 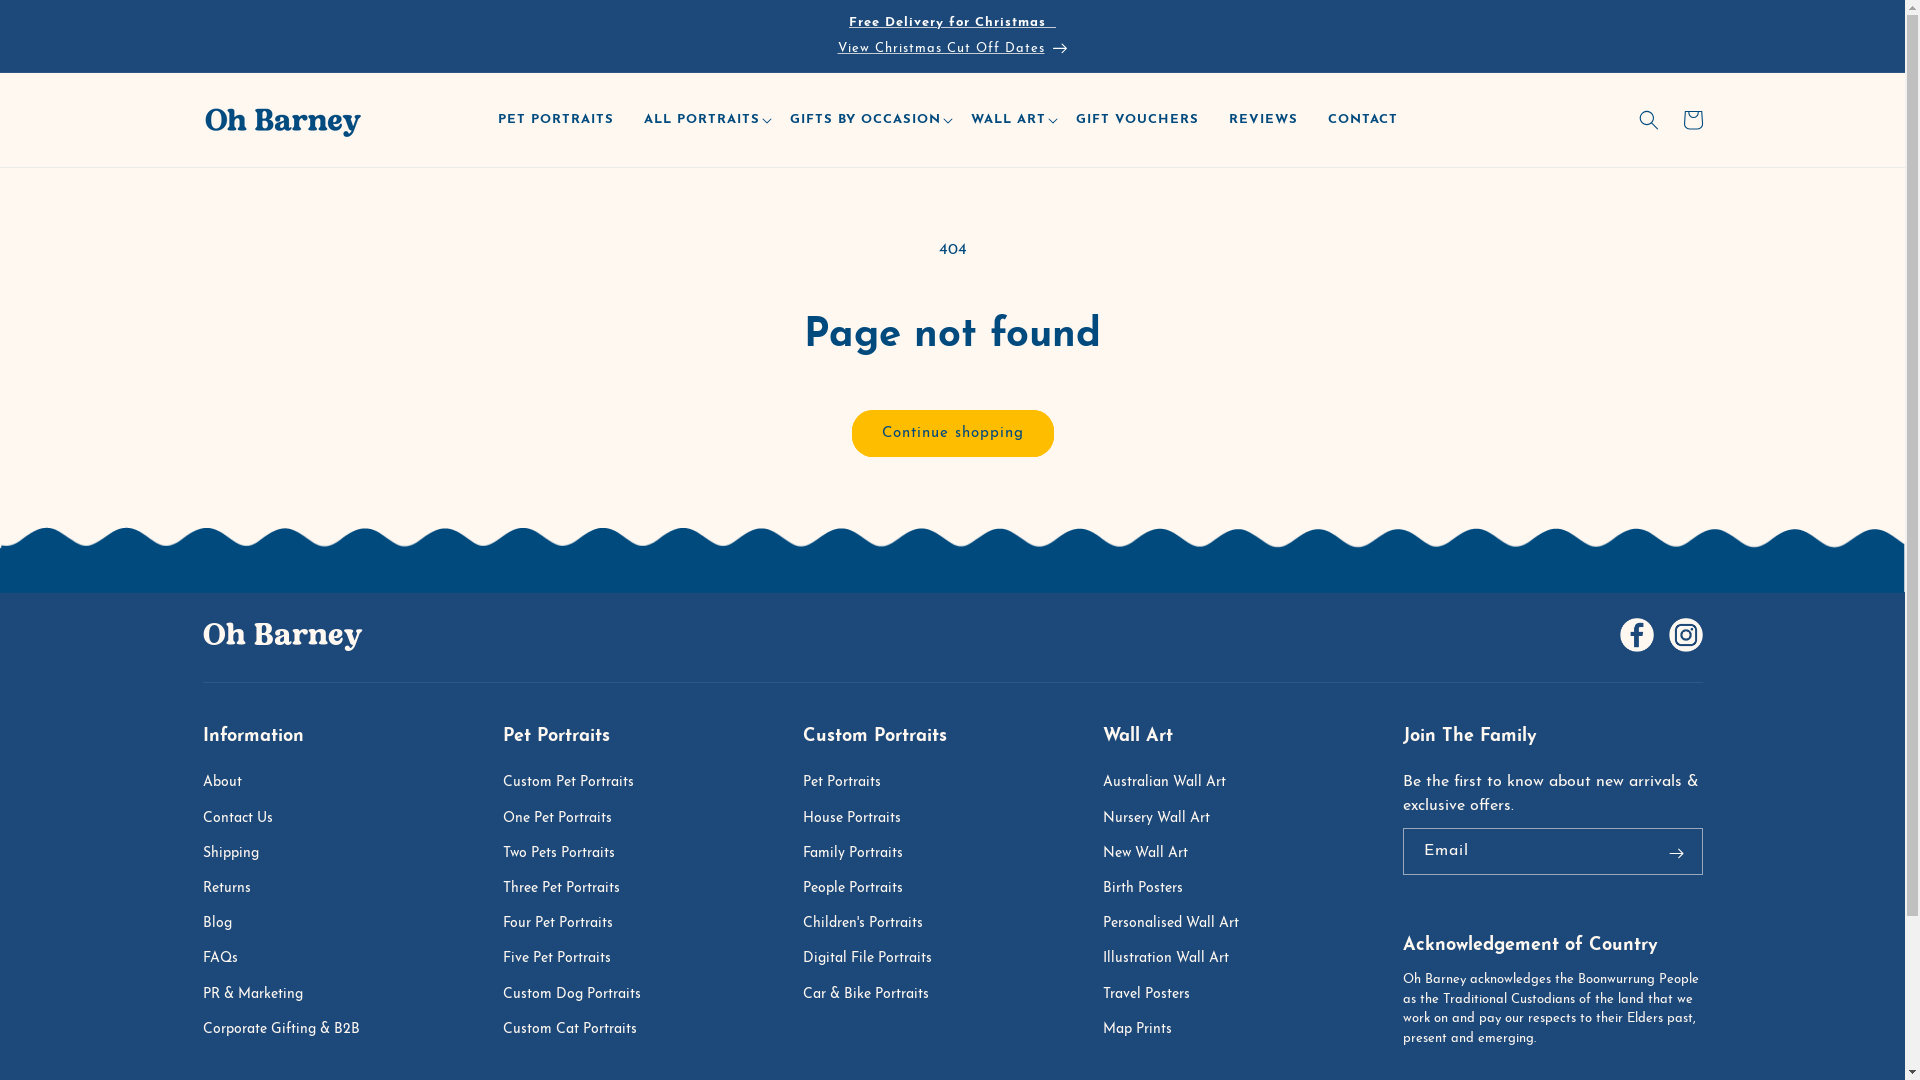 I want to click on 'Returns', so click(x=235, y=887).